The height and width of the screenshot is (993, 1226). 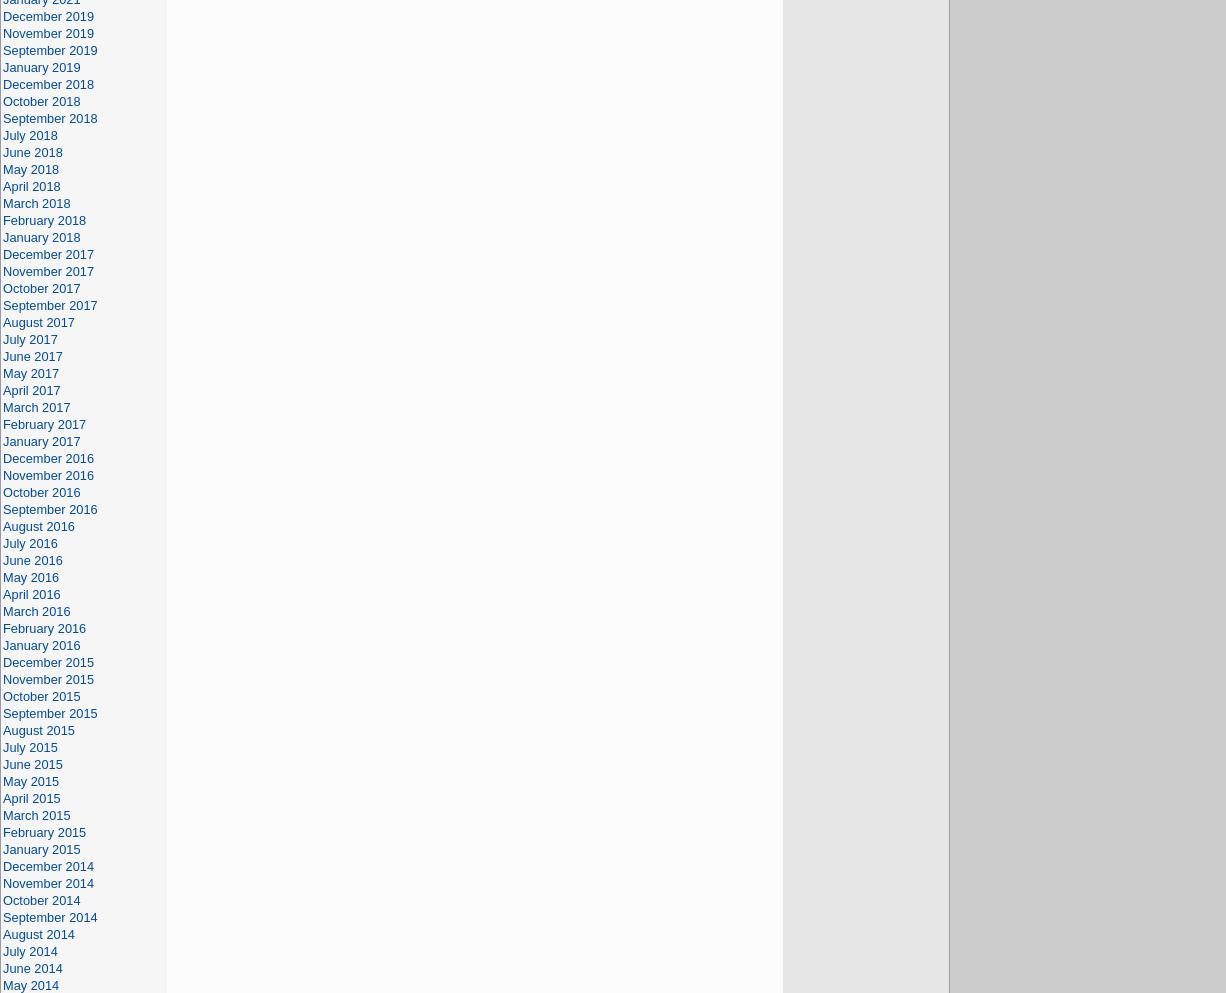 I want to click on 'June 2015', so click(x=32, y=763).